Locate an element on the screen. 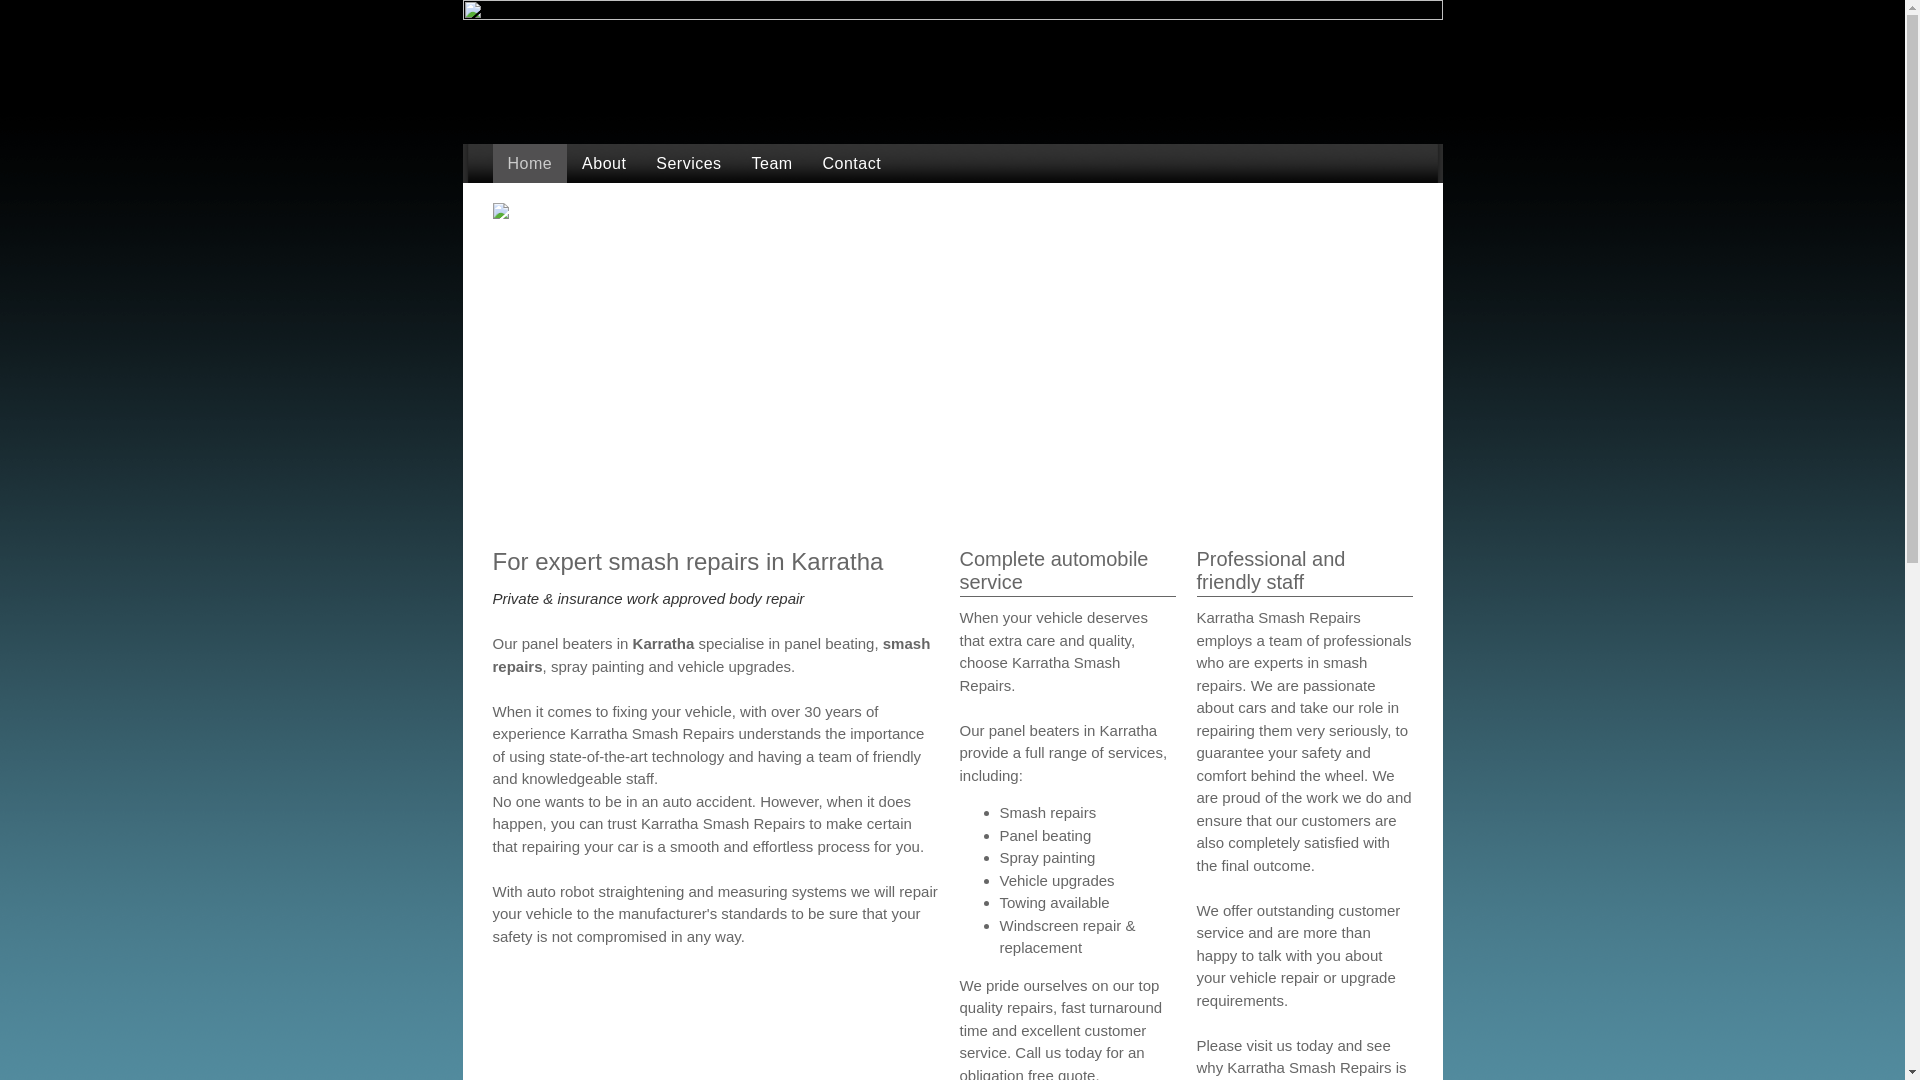 This screenshot has height=1080, width=1920. 'Home' is located at coordinates (491, 163).